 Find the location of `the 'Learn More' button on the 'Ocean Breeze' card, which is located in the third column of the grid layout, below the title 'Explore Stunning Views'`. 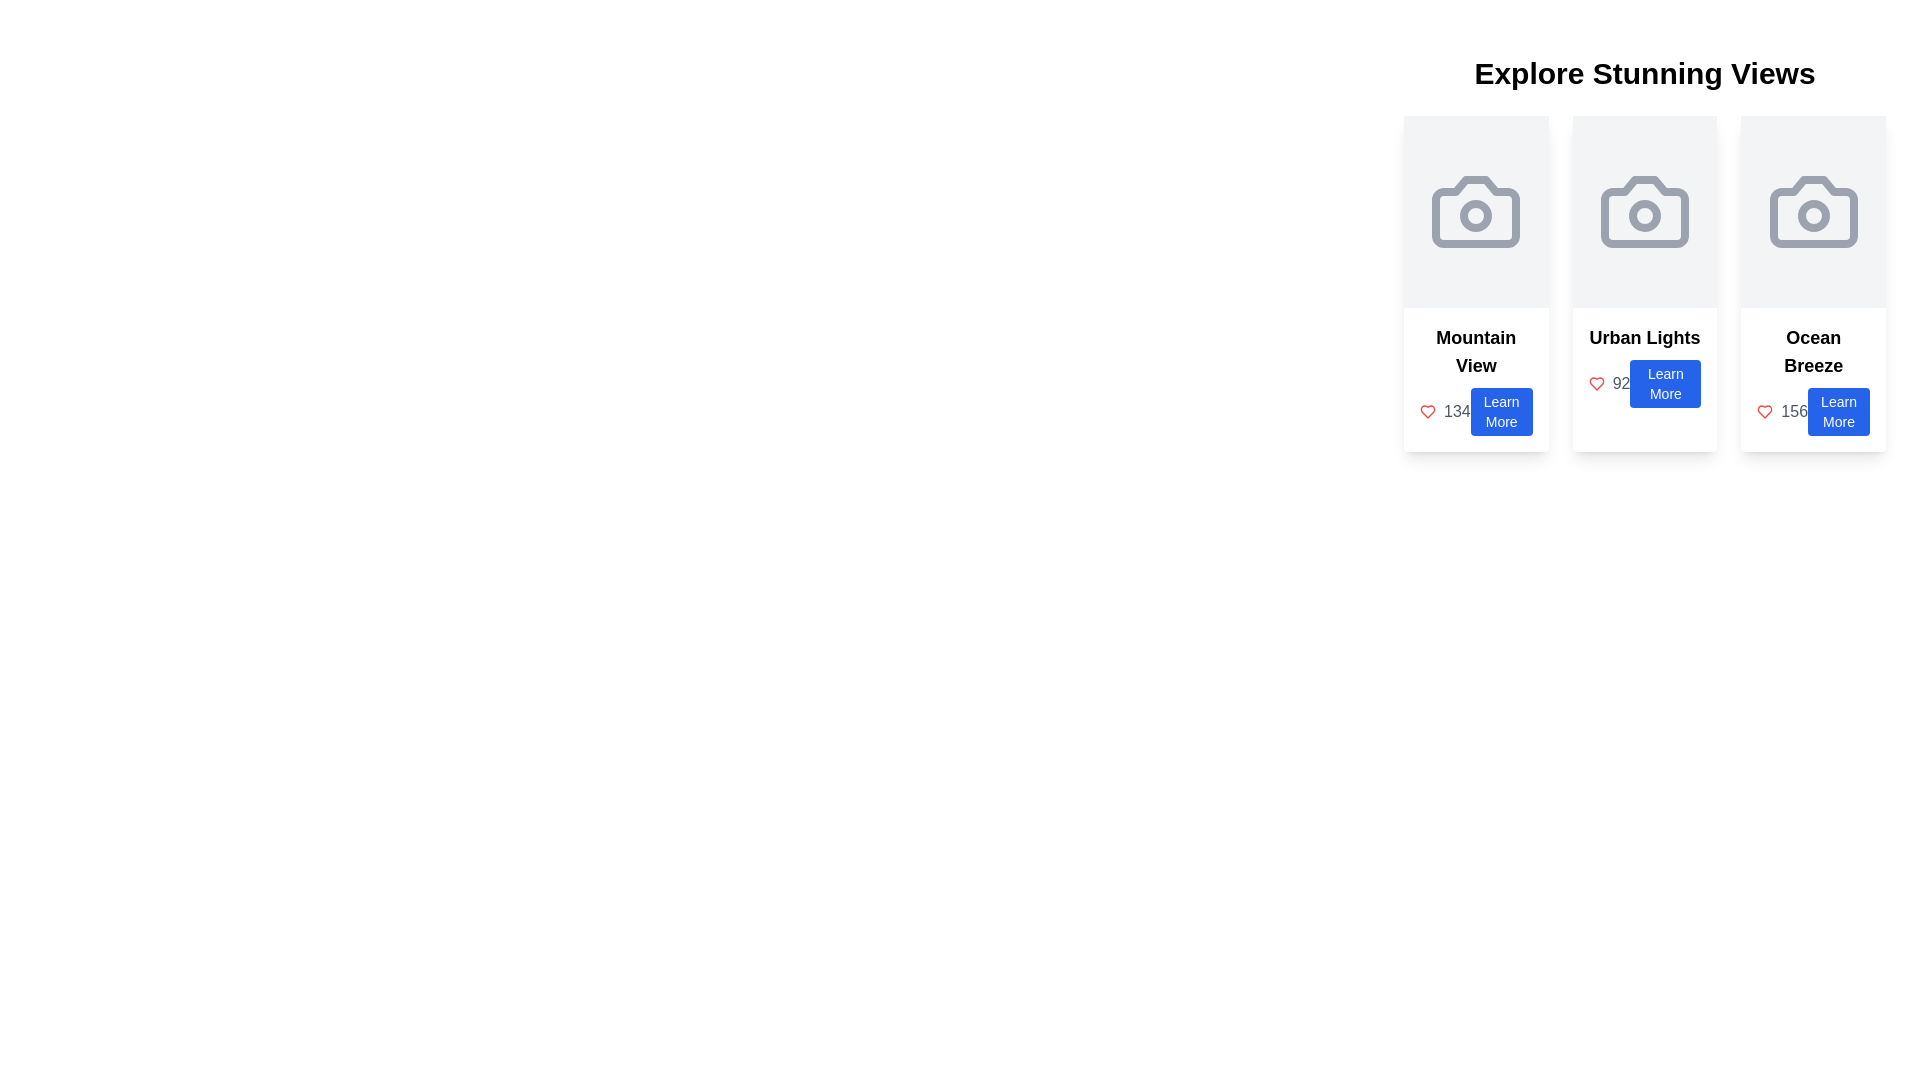

the 'Learn More' button on the 'Ocean Breeze' card, which is located in the third column of the grid layout, below the title 'Explore Stunning Views' is located at coordinates (1813, 380).